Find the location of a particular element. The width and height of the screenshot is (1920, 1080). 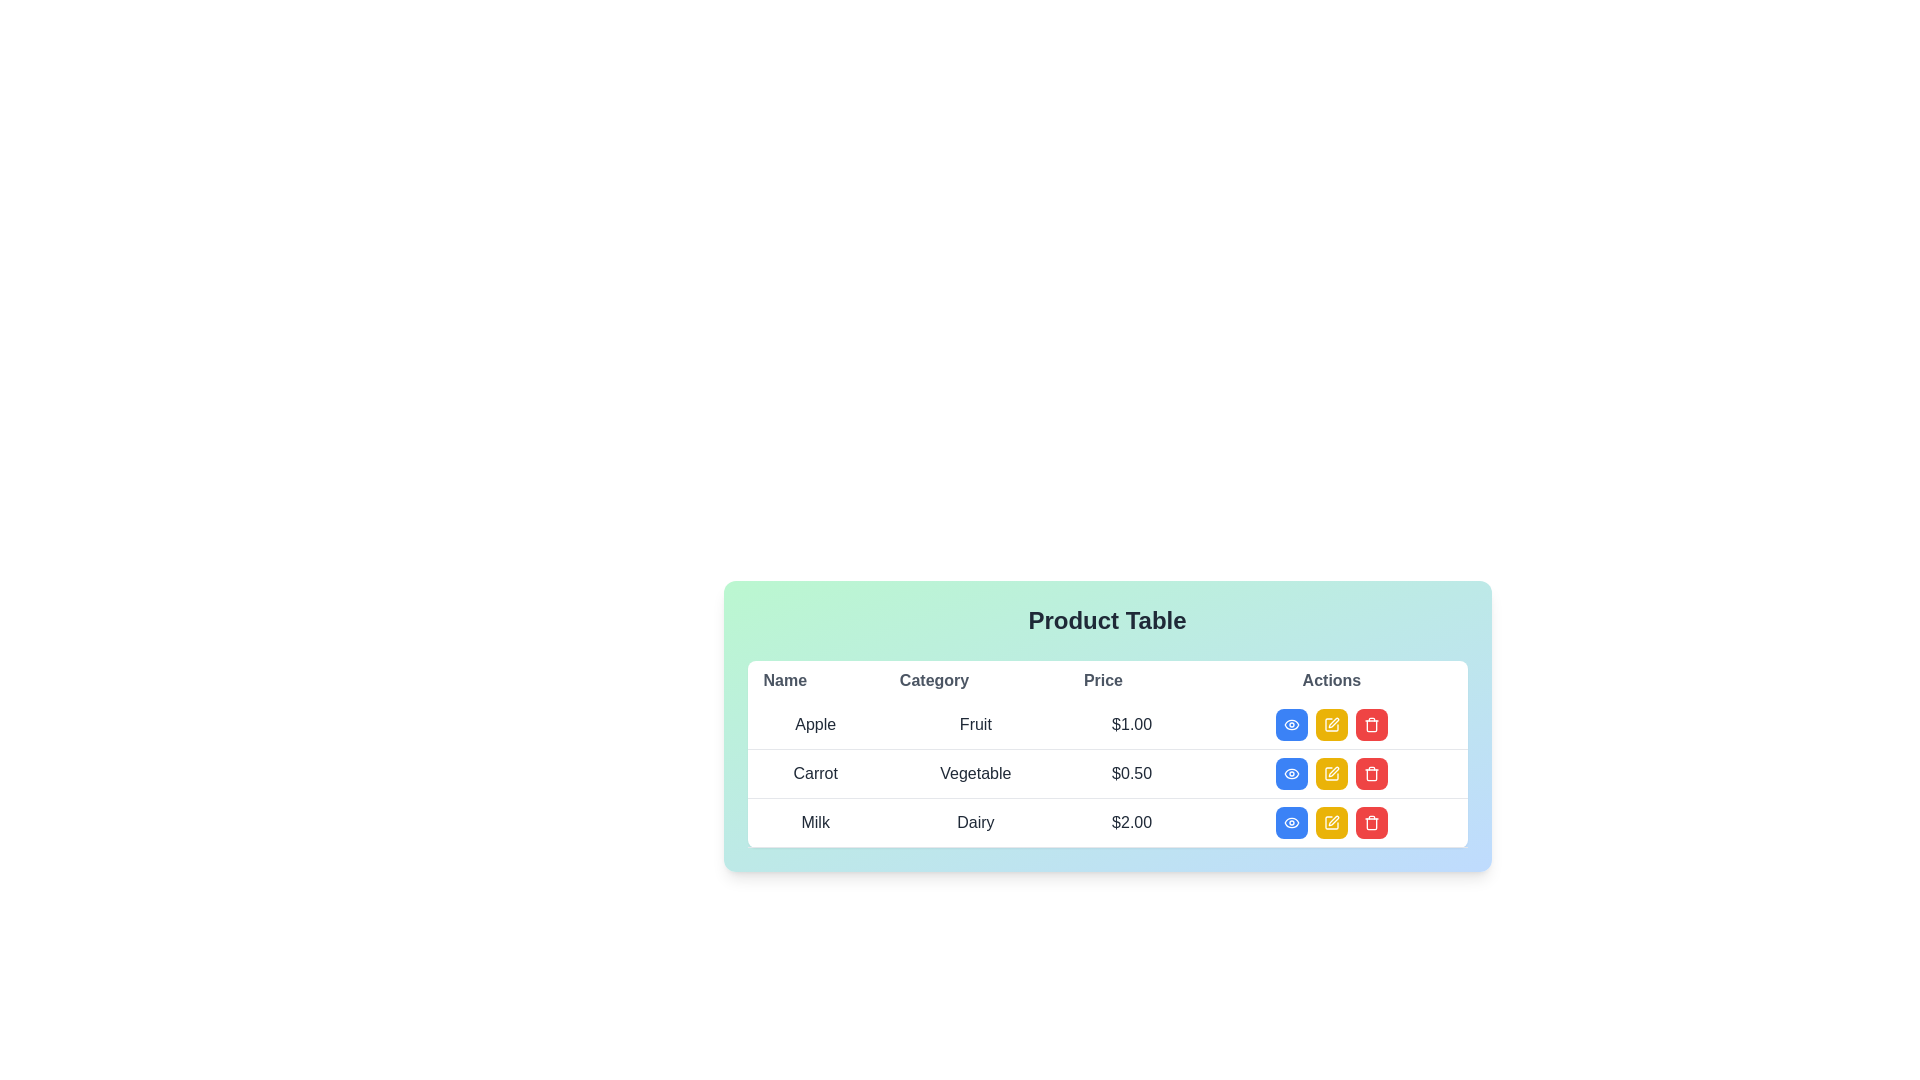

the pen icon in the 'Actions' column of the last row in the product table is located at coordinates (1334, 722).